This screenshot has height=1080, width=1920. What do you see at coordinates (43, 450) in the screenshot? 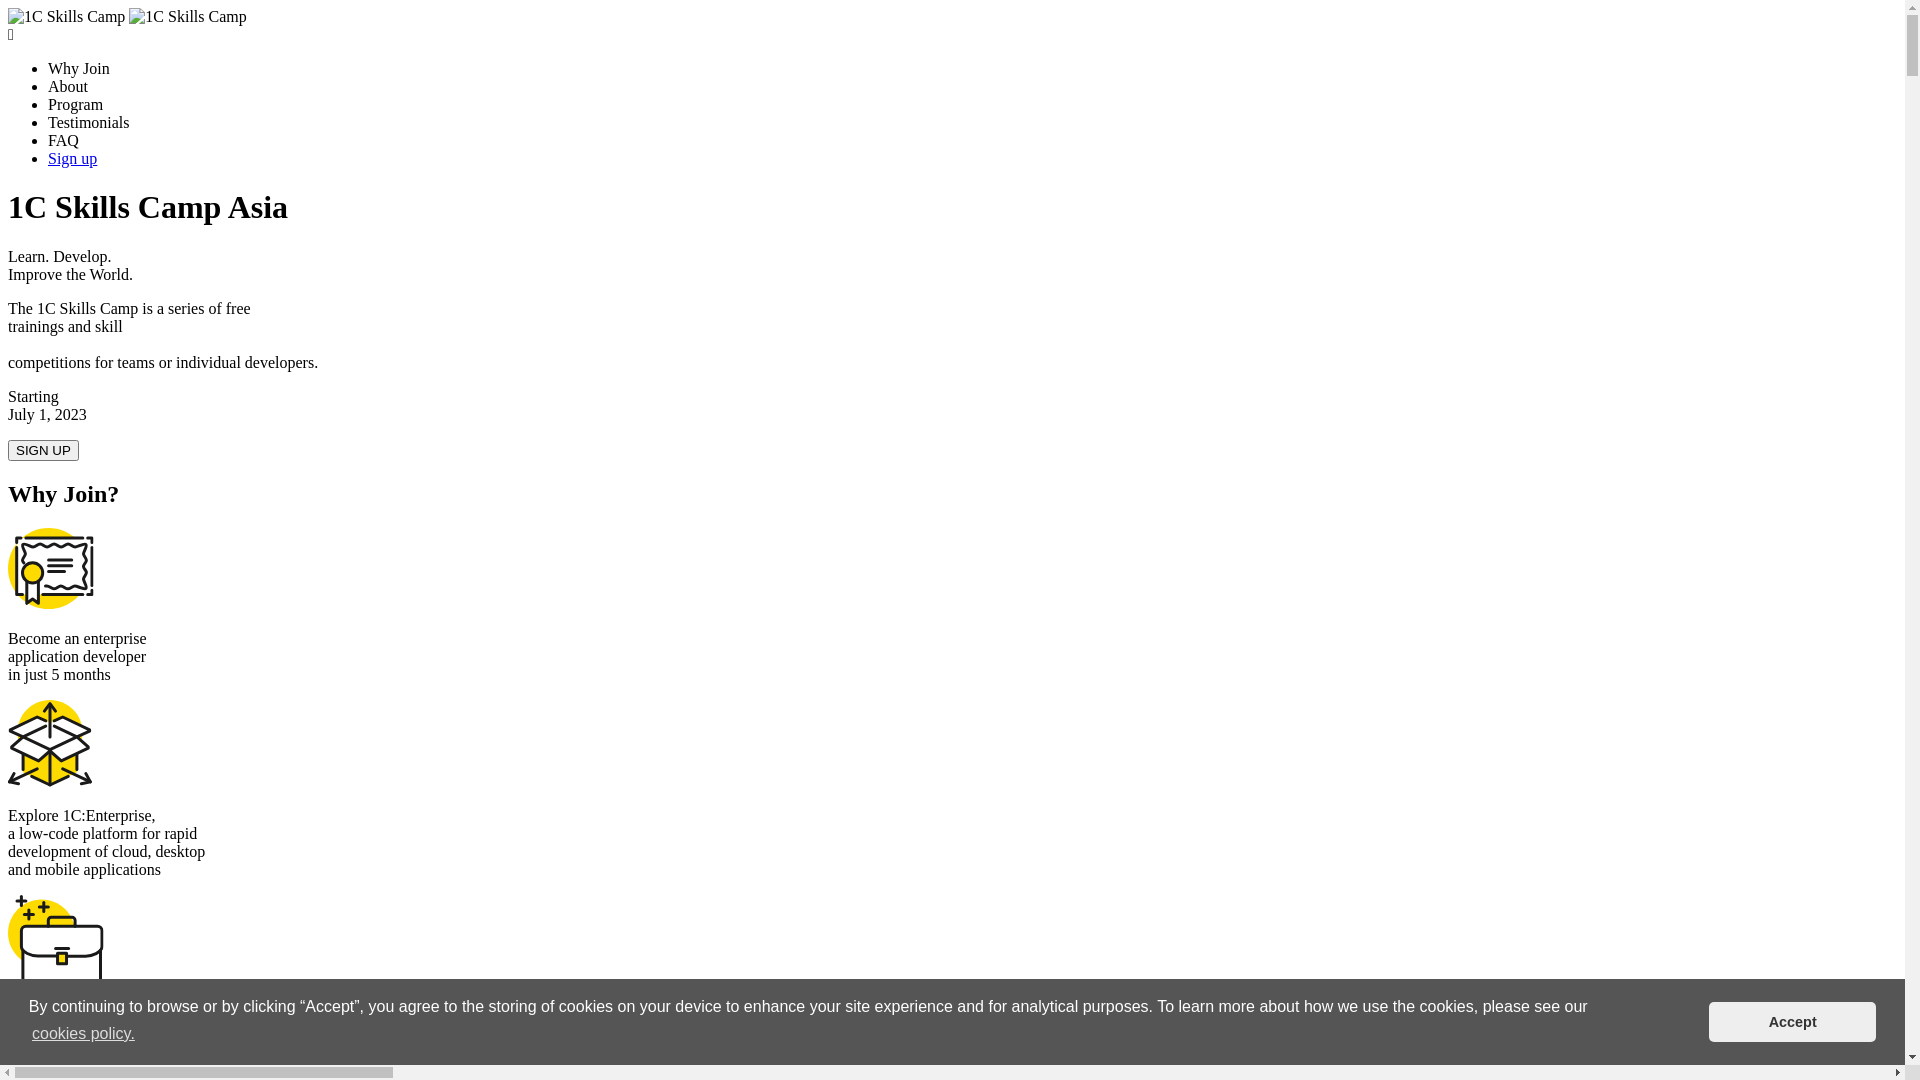
I see `'SIGN UP'` at bounding box center [43, 450].